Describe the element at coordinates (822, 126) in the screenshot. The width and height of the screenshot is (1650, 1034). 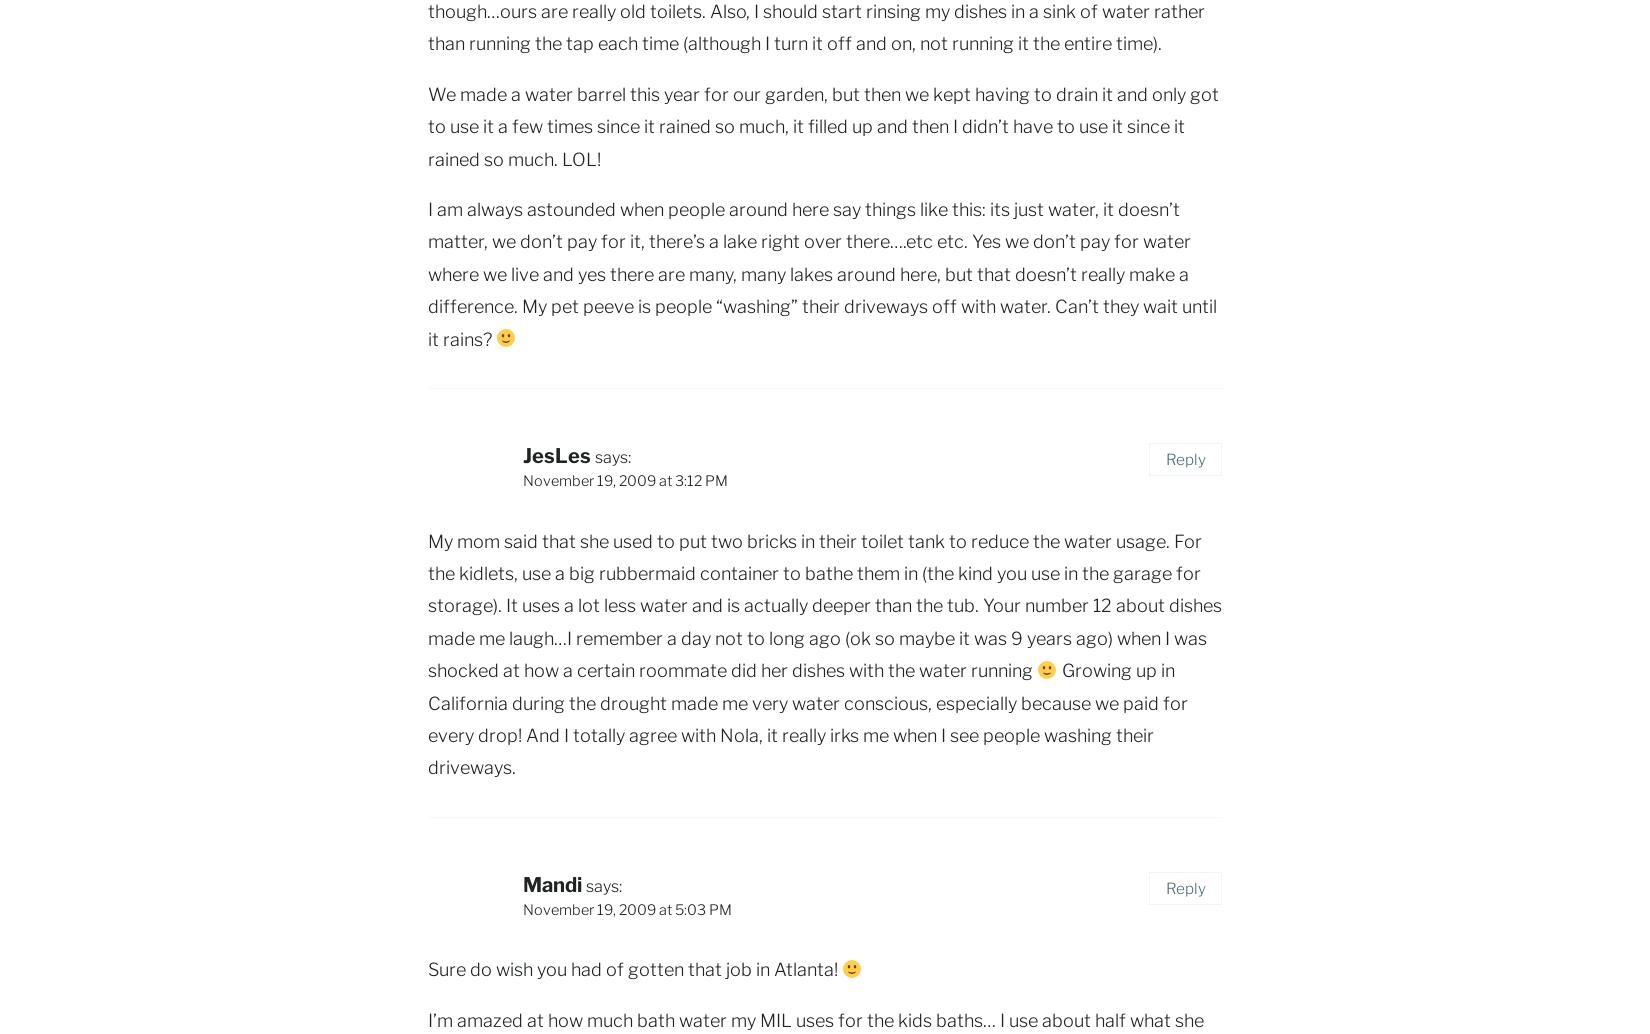
I see `'We made a water barrel this year for our garden, but then we kept having to drain it and only got to use it a few times since it rained so much, it filled up and then I didn’t have to use it since it rained so much. LOL!'` at that location.